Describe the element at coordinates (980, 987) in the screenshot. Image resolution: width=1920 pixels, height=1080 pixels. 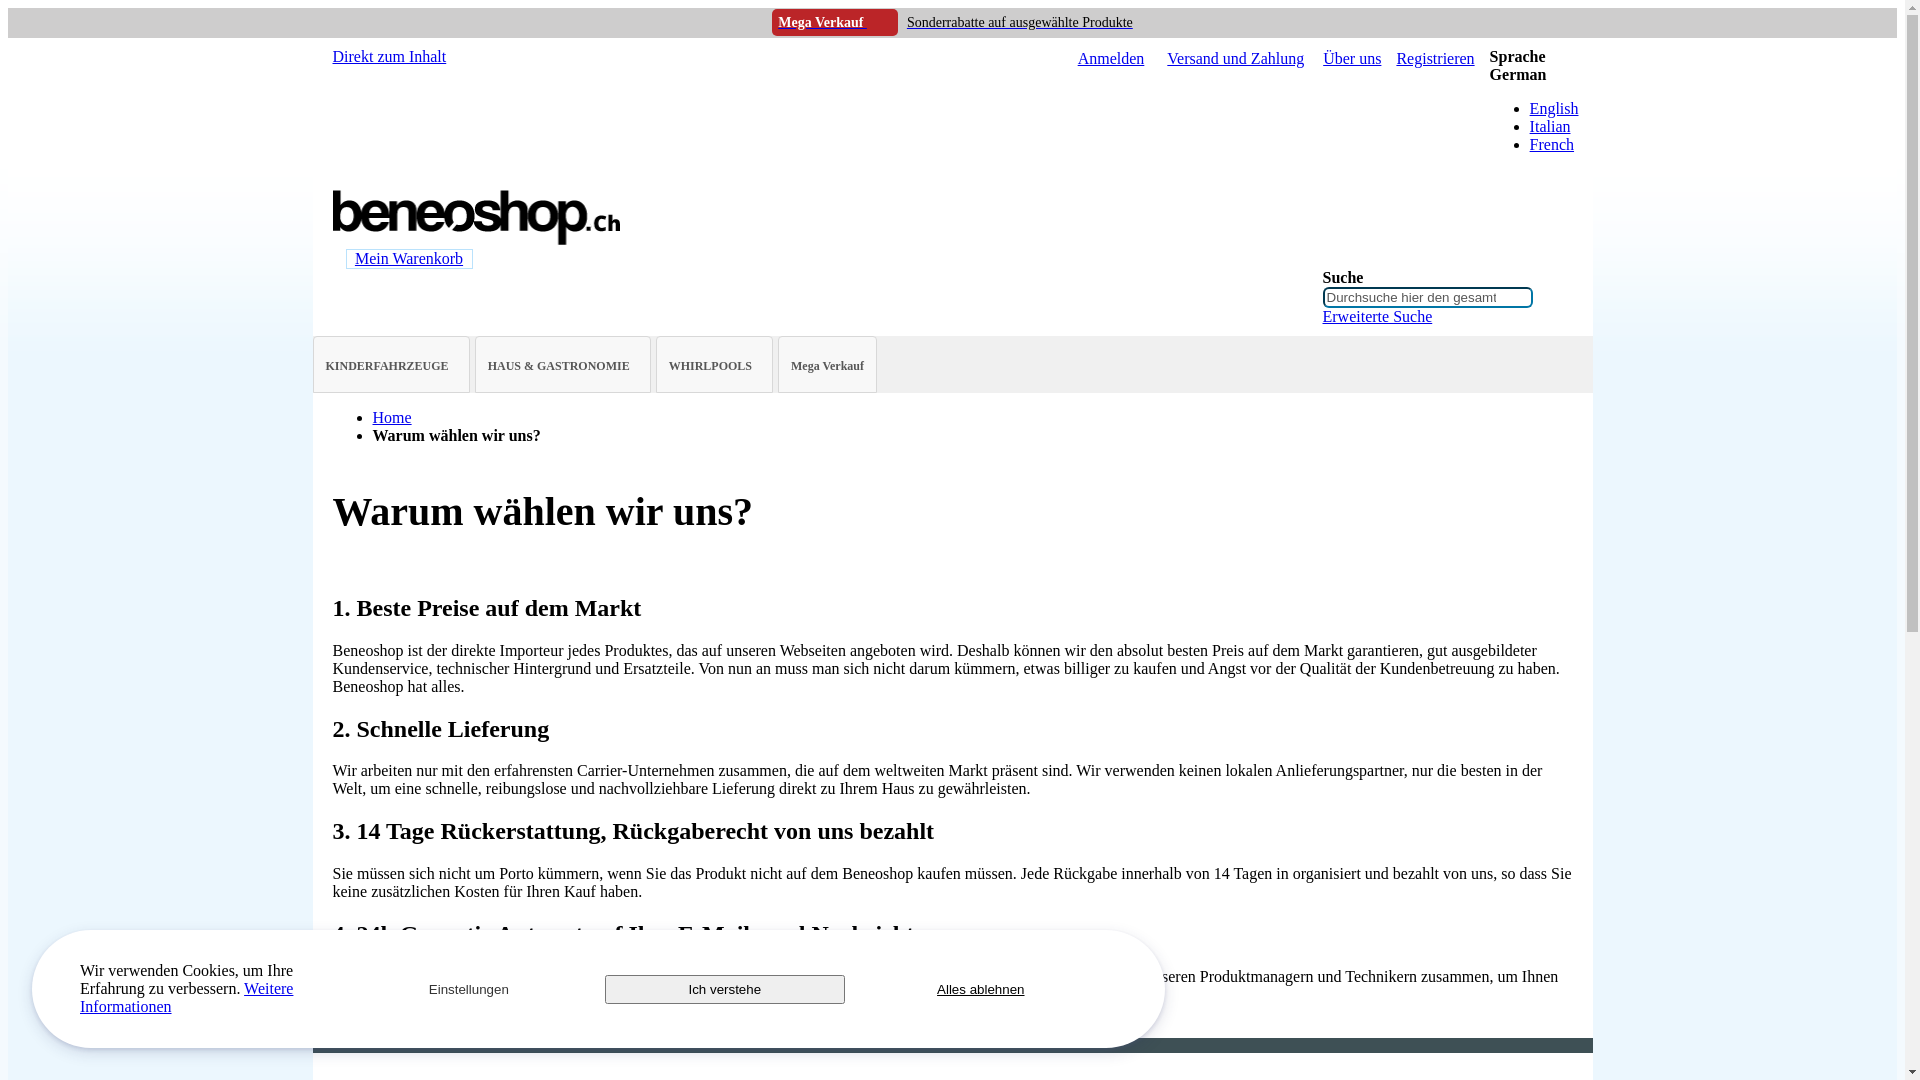
I see `'Alles ablehnen'` at that location.